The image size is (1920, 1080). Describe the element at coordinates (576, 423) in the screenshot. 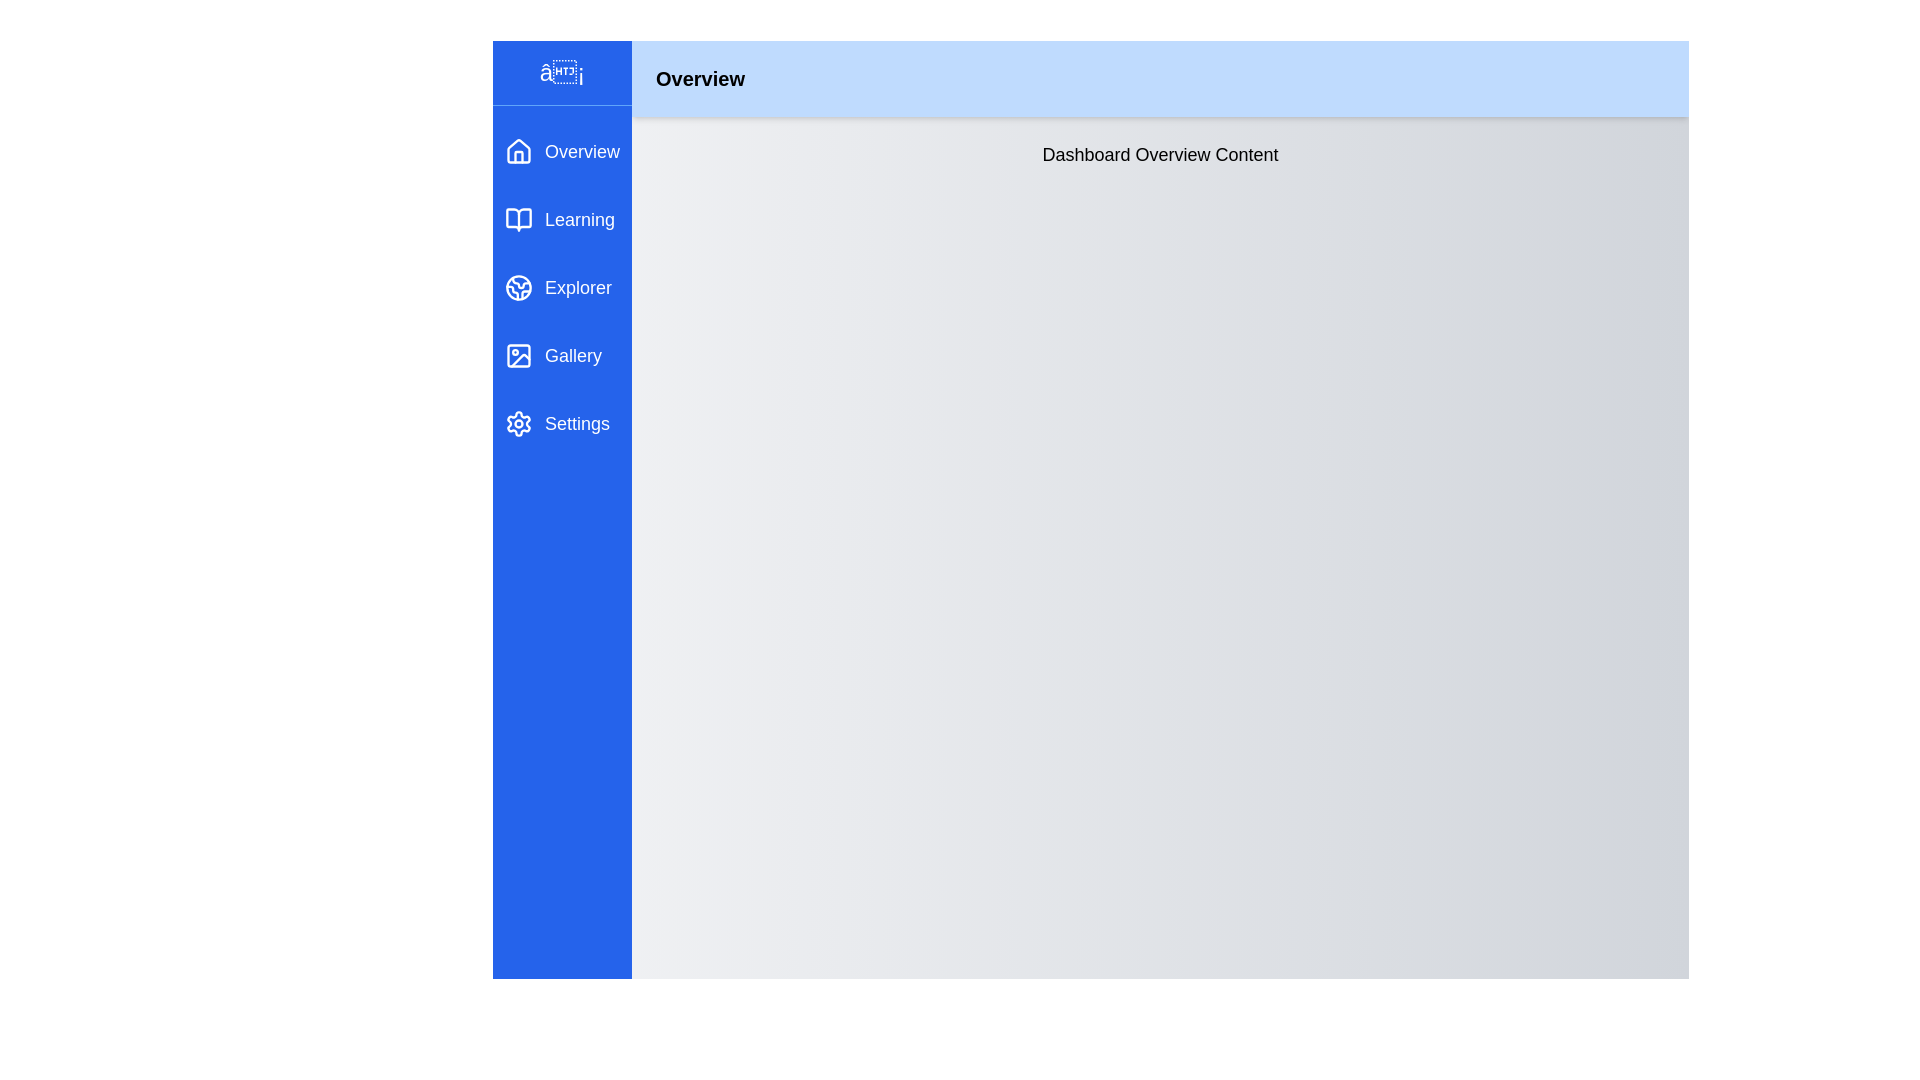

I see `the 'Settings' text label in the left-side vertical navigation menu` at that location.